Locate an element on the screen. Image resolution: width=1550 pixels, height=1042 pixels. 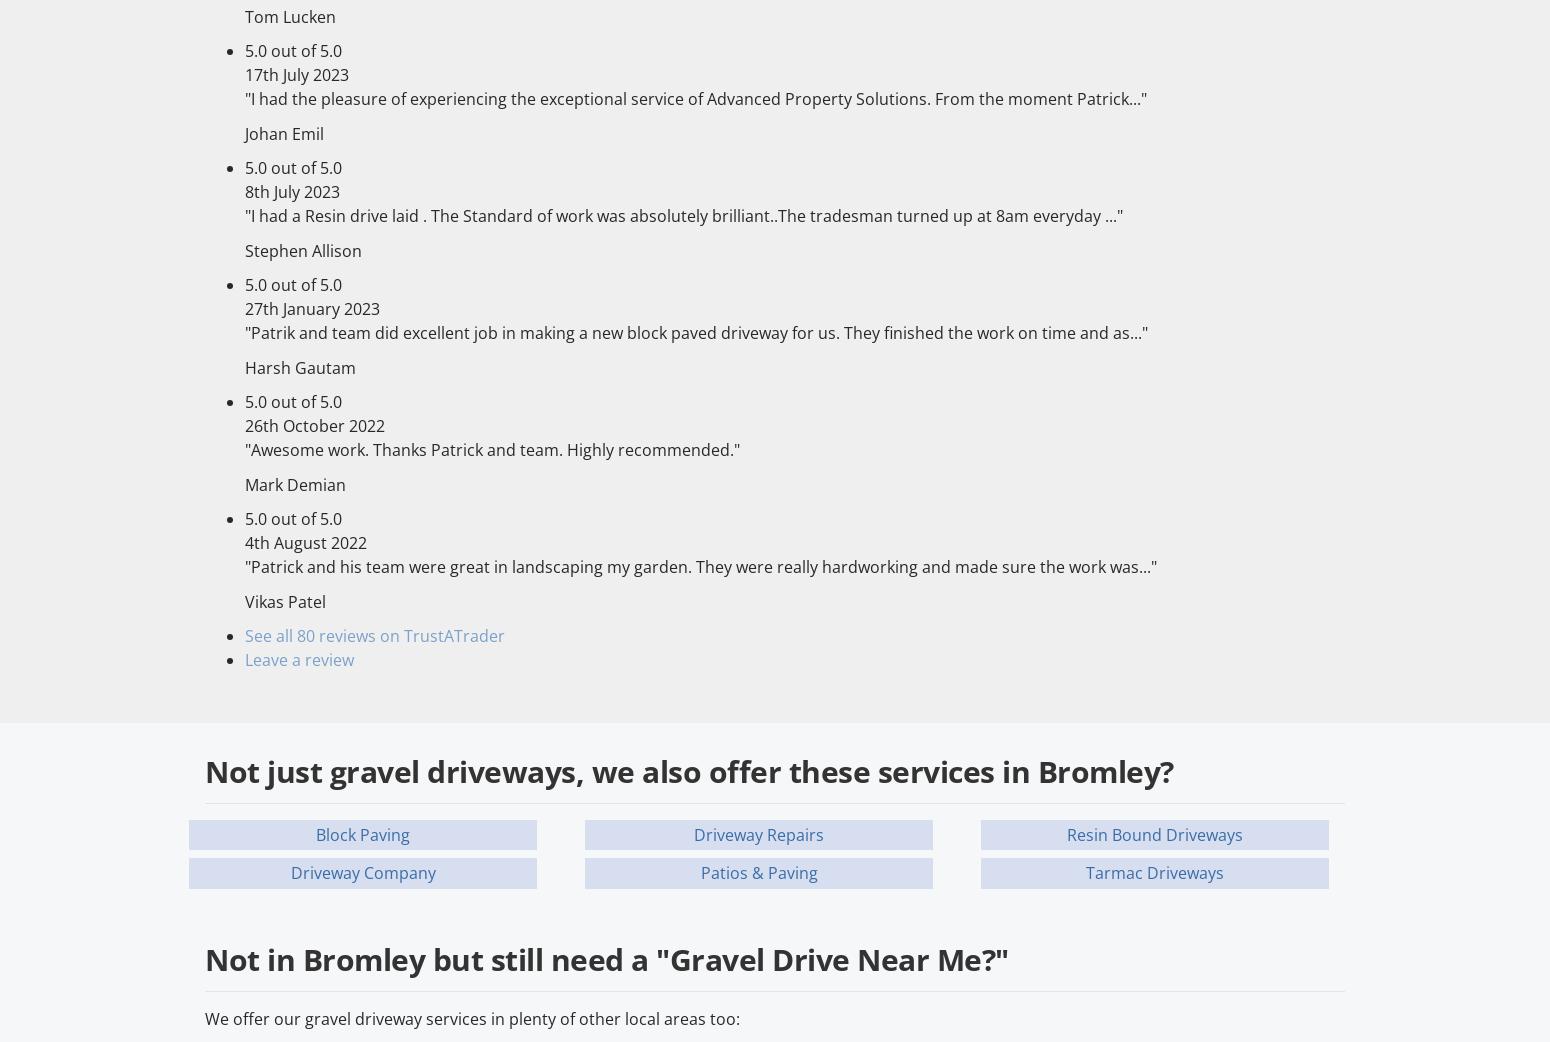
'Not just gravel driveways, we also offer these services in Bromley?' is located at coordinates (687, 769).